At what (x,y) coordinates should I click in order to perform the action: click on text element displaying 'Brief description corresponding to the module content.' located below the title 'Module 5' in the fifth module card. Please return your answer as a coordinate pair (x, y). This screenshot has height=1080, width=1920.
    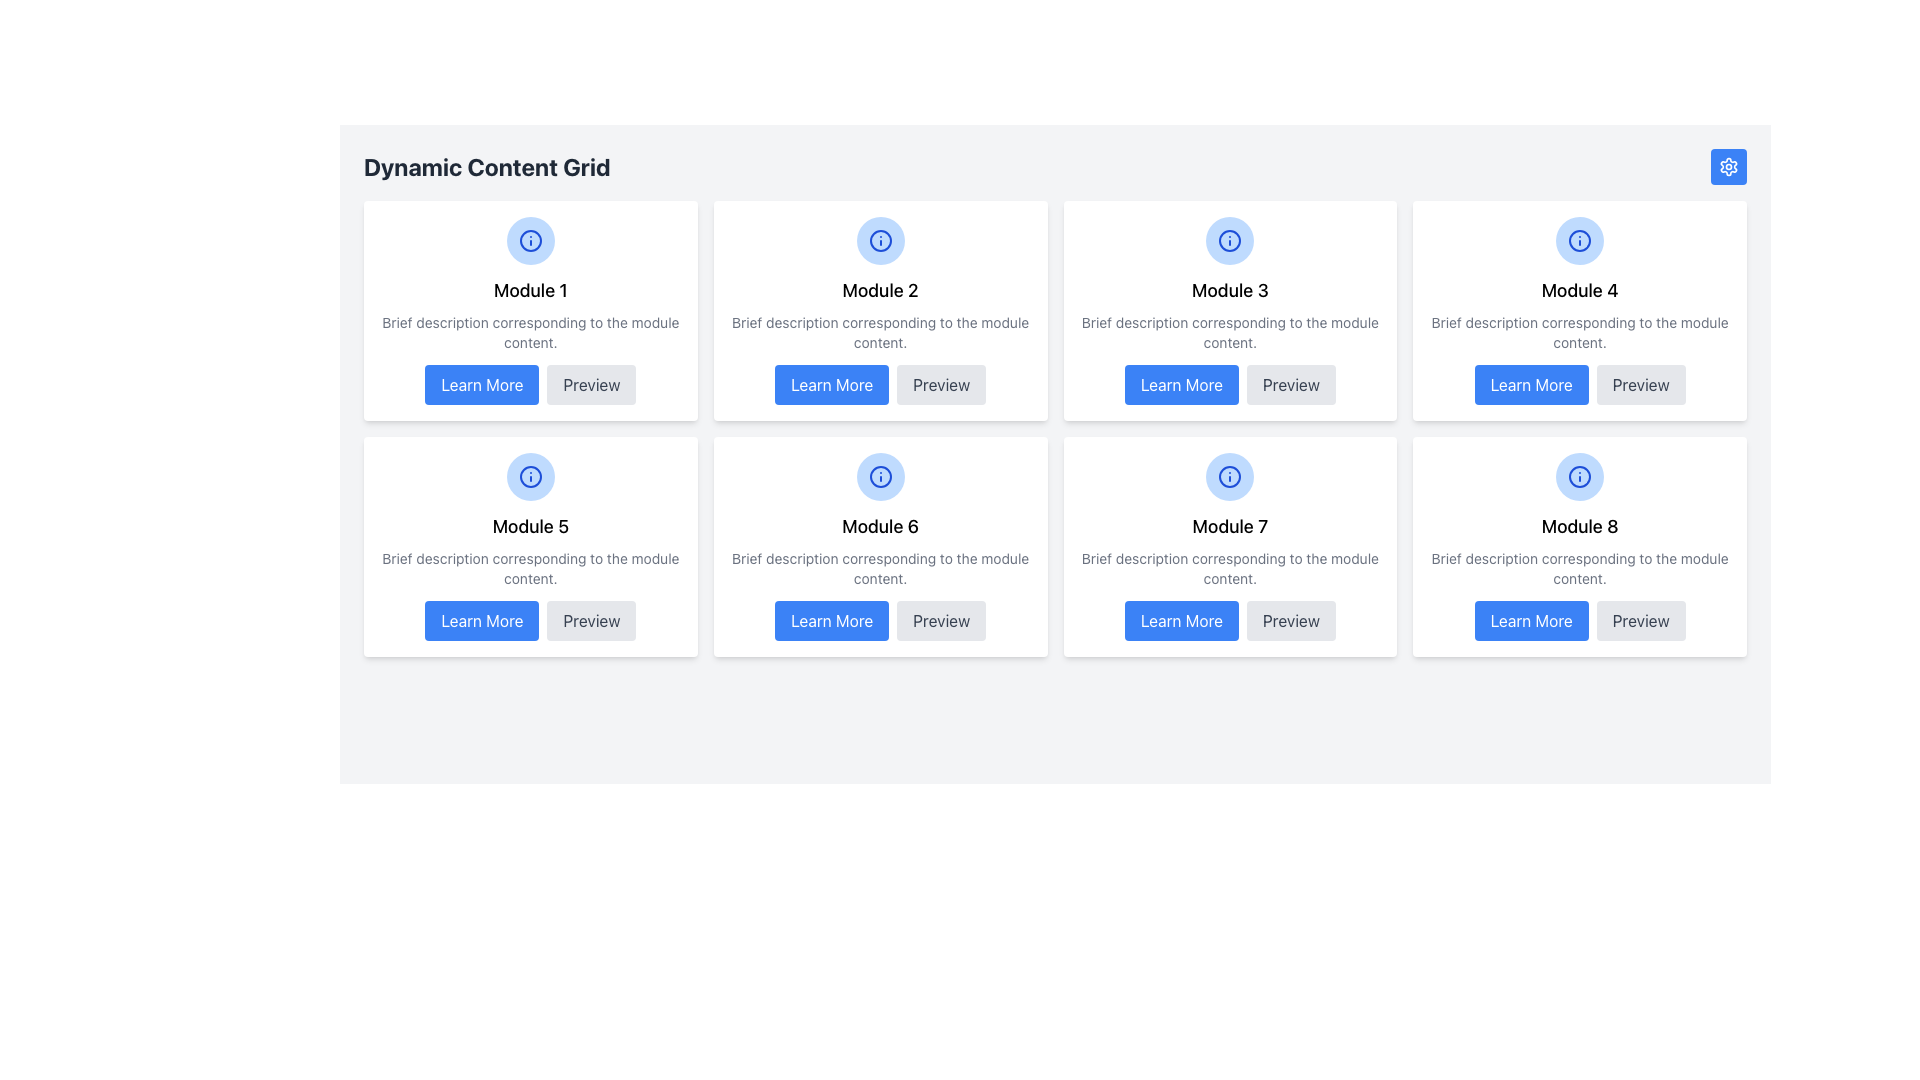
    Looking at the image, I should click on (530, 569).